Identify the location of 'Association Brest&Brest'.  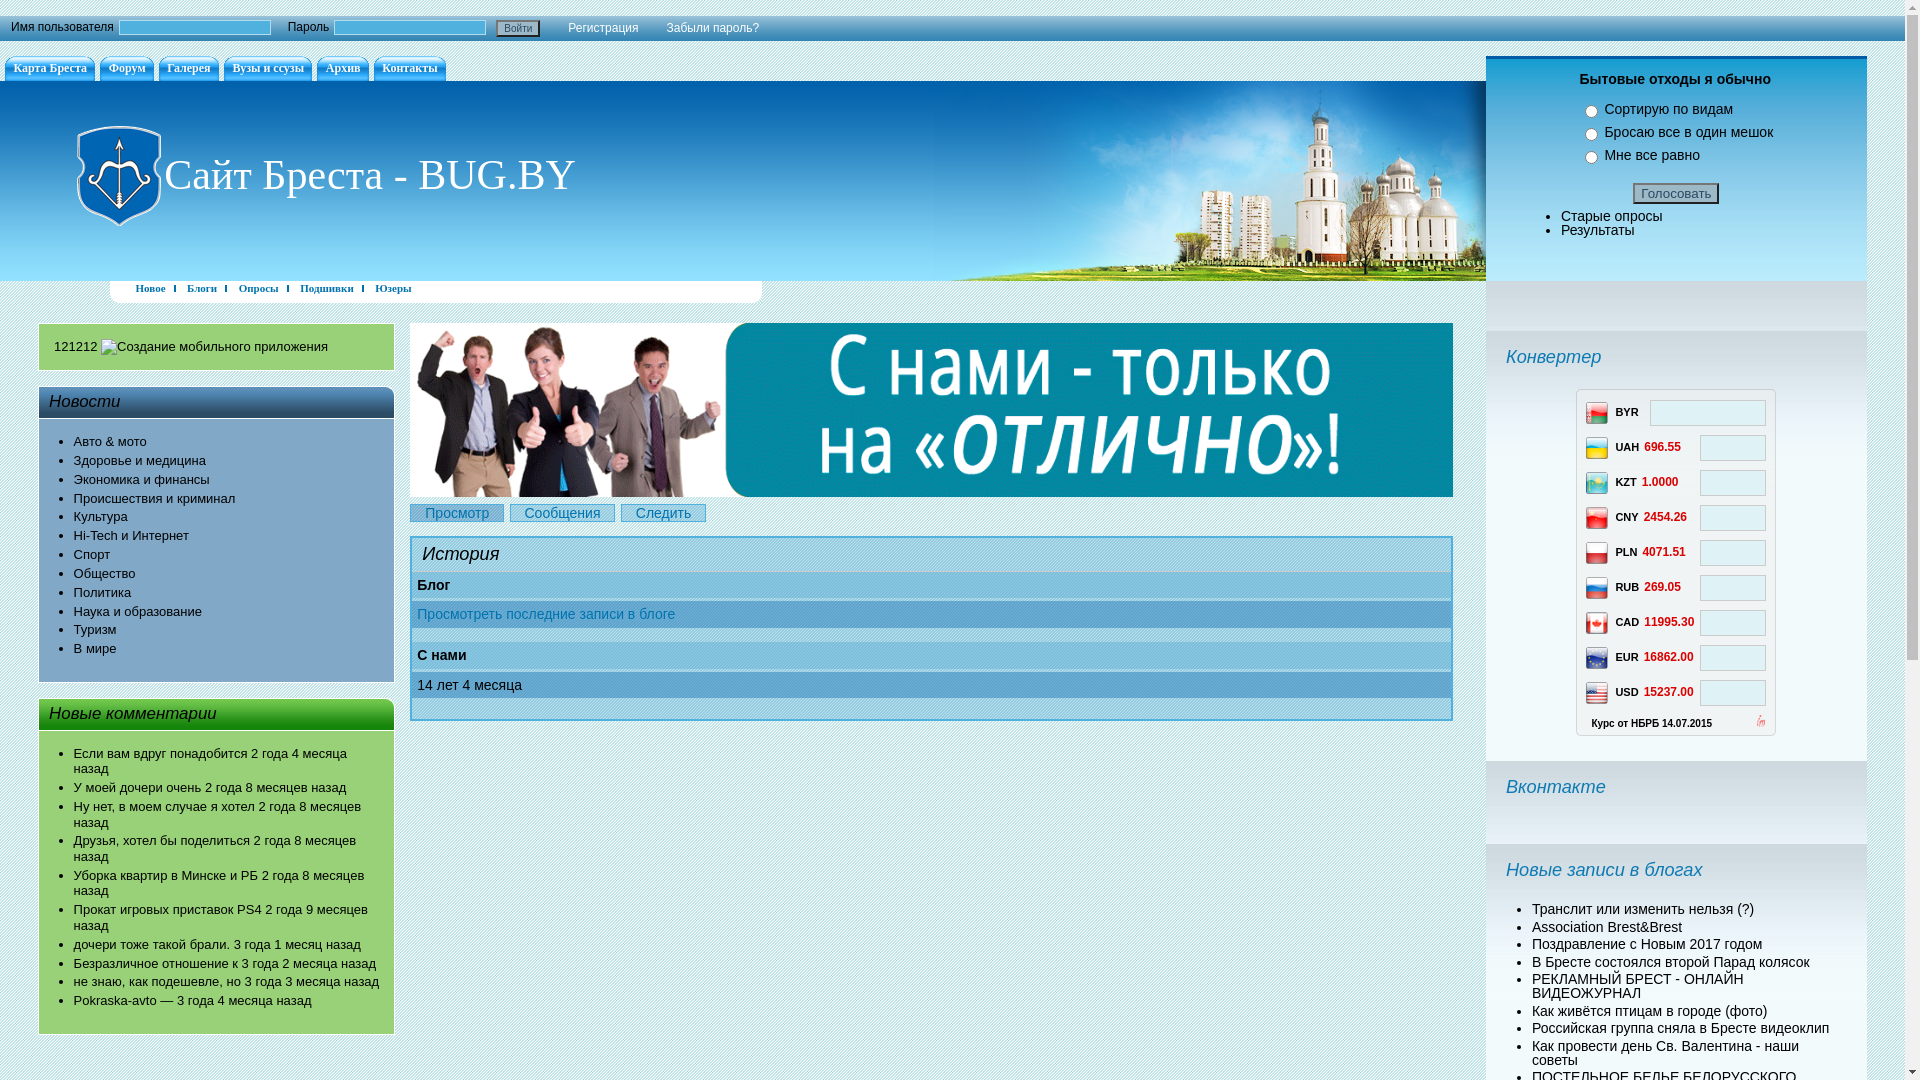
(1607, 925).